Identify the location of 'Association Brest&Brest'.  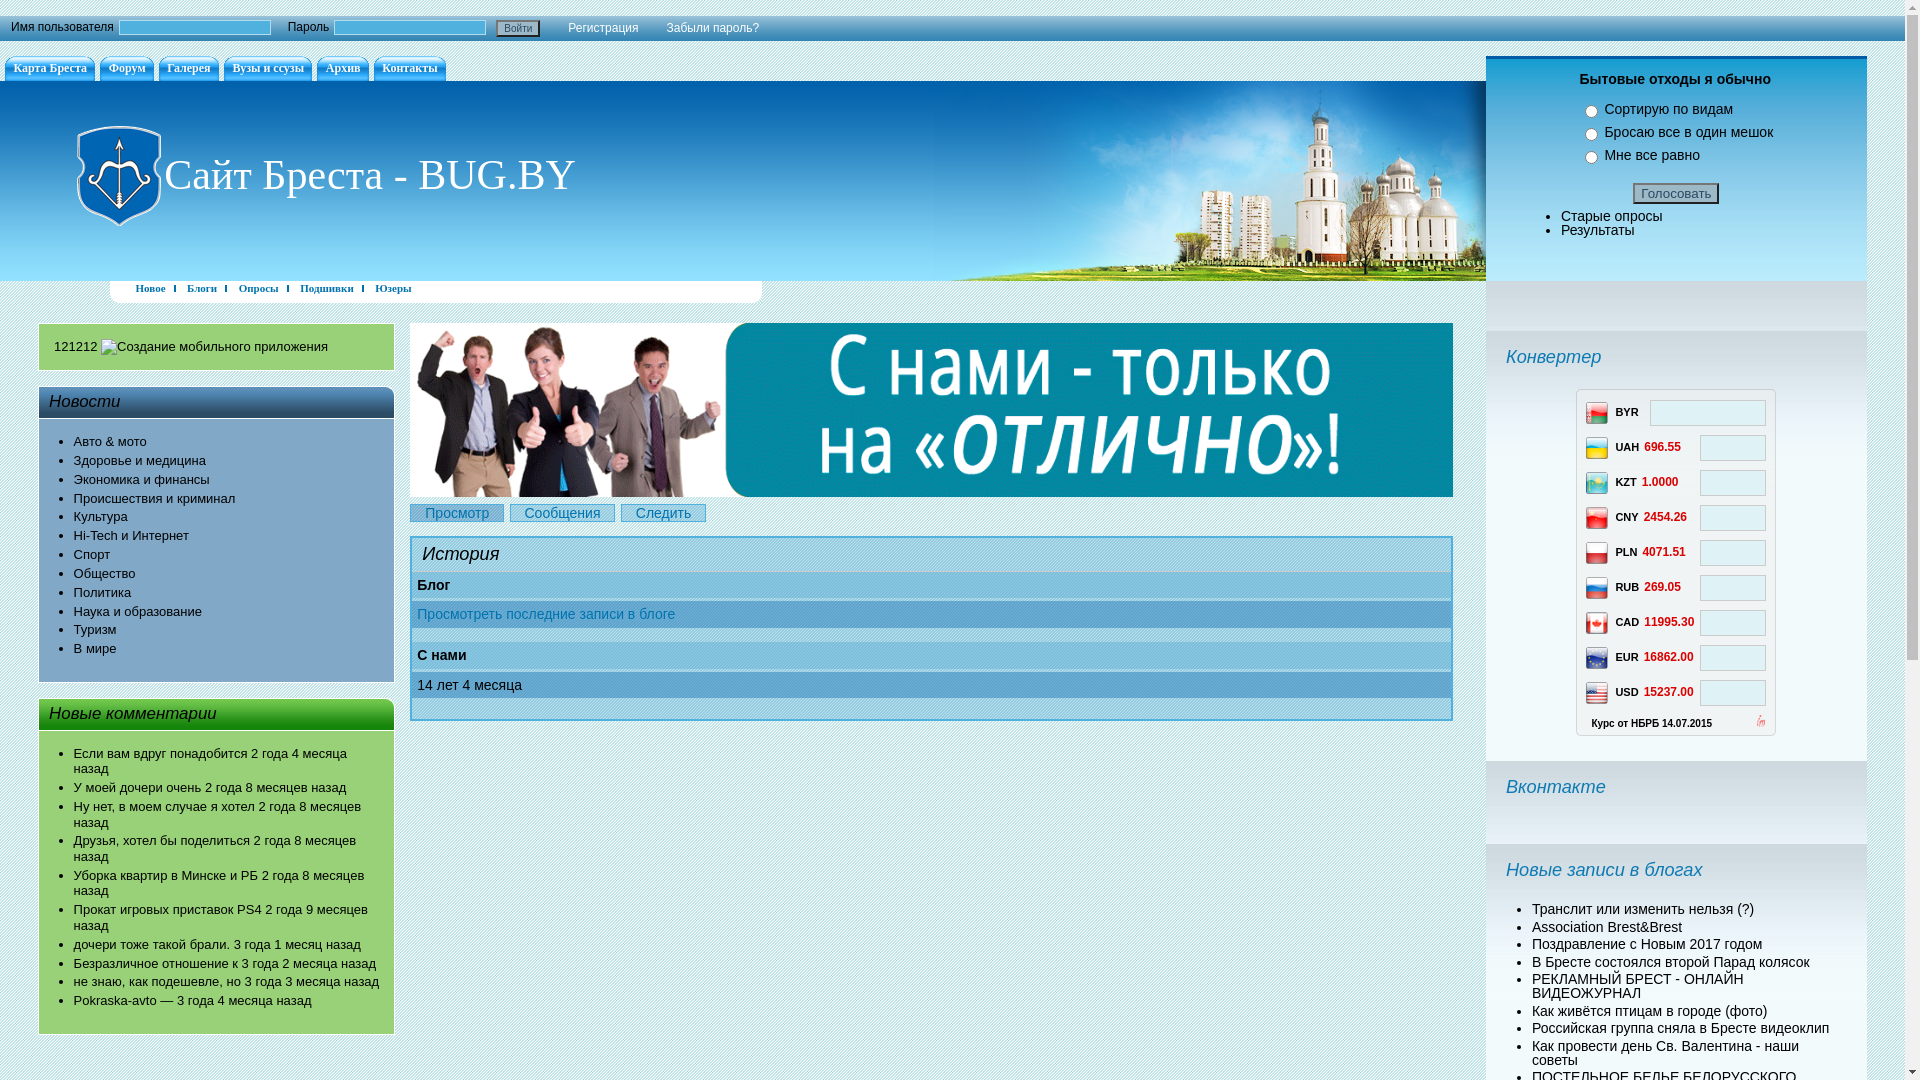
(1607, 925).